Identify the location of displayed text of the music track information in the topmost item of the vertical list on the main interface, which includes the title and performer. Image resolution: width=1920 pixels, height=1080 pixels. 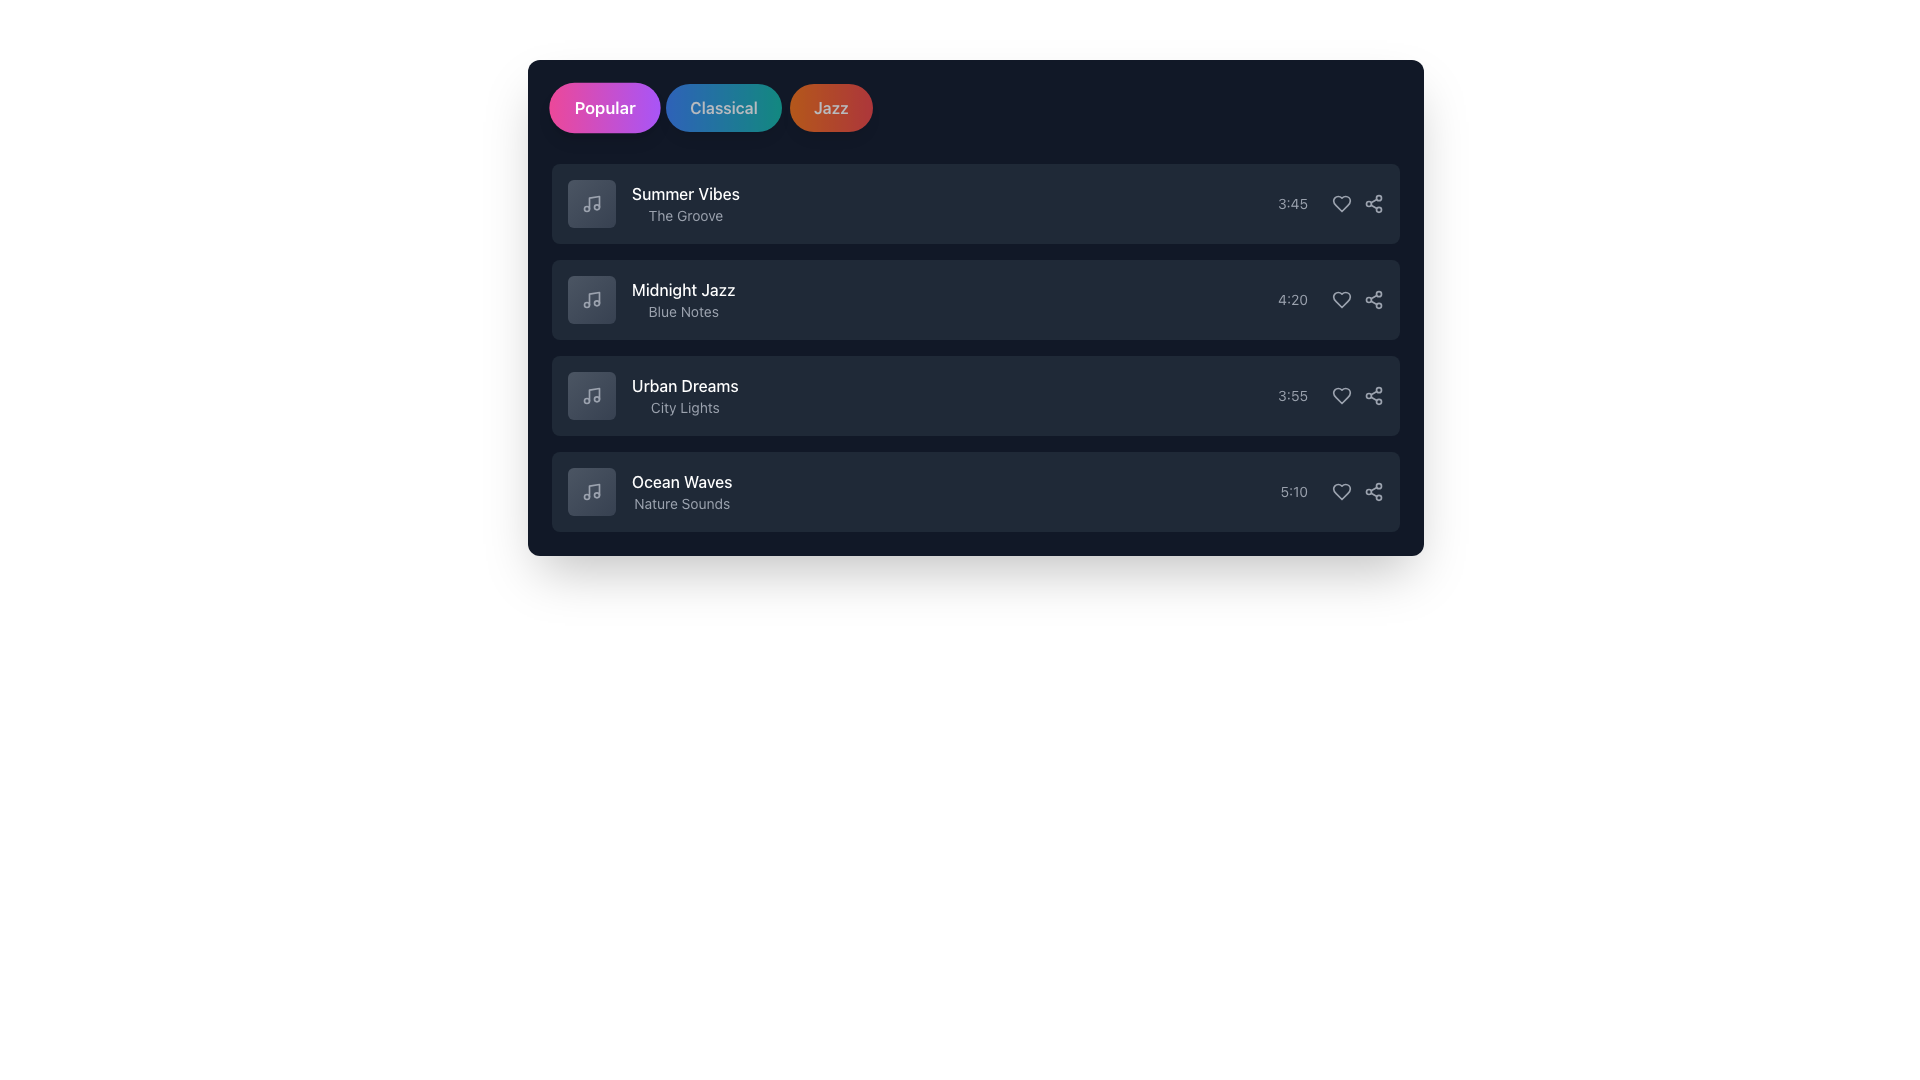
(686, 204).